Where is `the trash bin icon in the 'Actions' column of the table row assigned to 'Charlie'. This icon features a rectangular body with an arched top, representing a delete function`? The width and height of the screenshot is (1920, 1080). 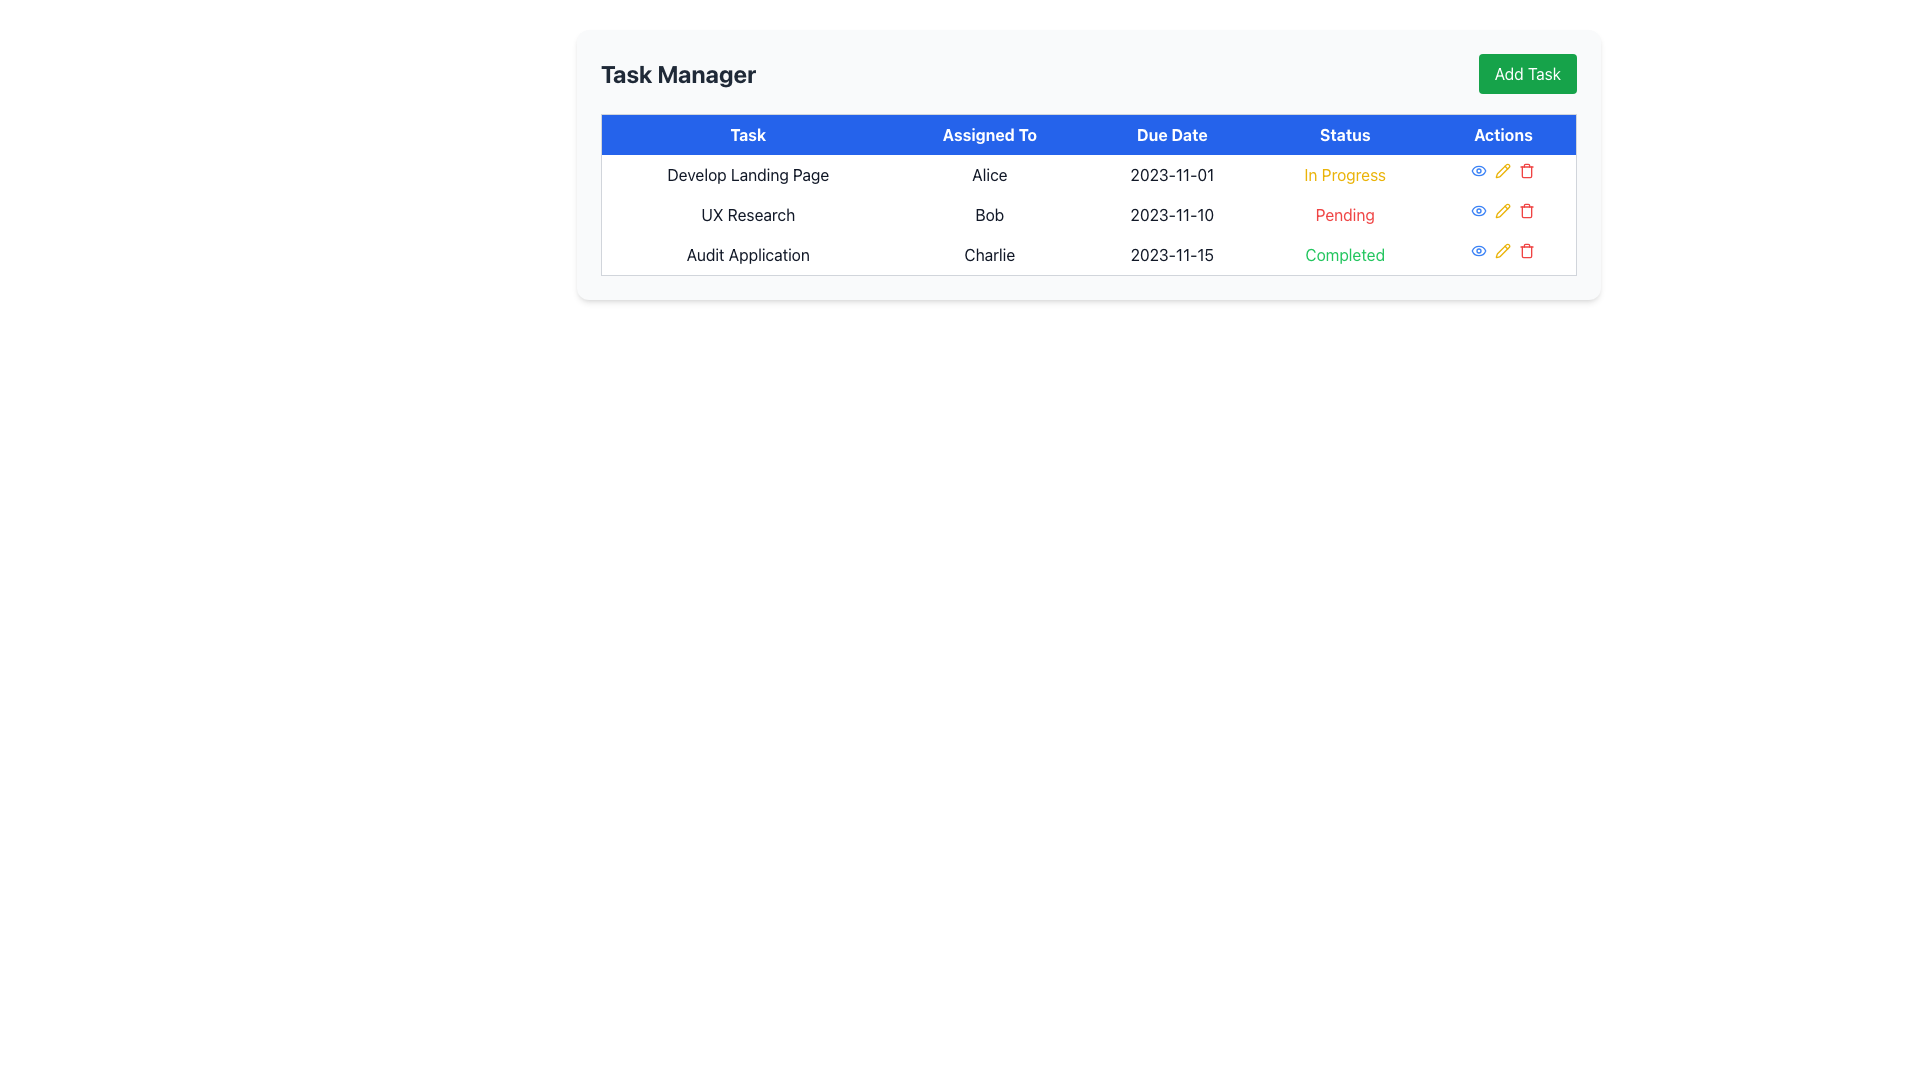 the trash bin icon in the 'Actions' column of the table row assigned to 'Charlie'. This icon features a rectangular body with an arched top, representing a delete function is located at coordinates (1526, 251).